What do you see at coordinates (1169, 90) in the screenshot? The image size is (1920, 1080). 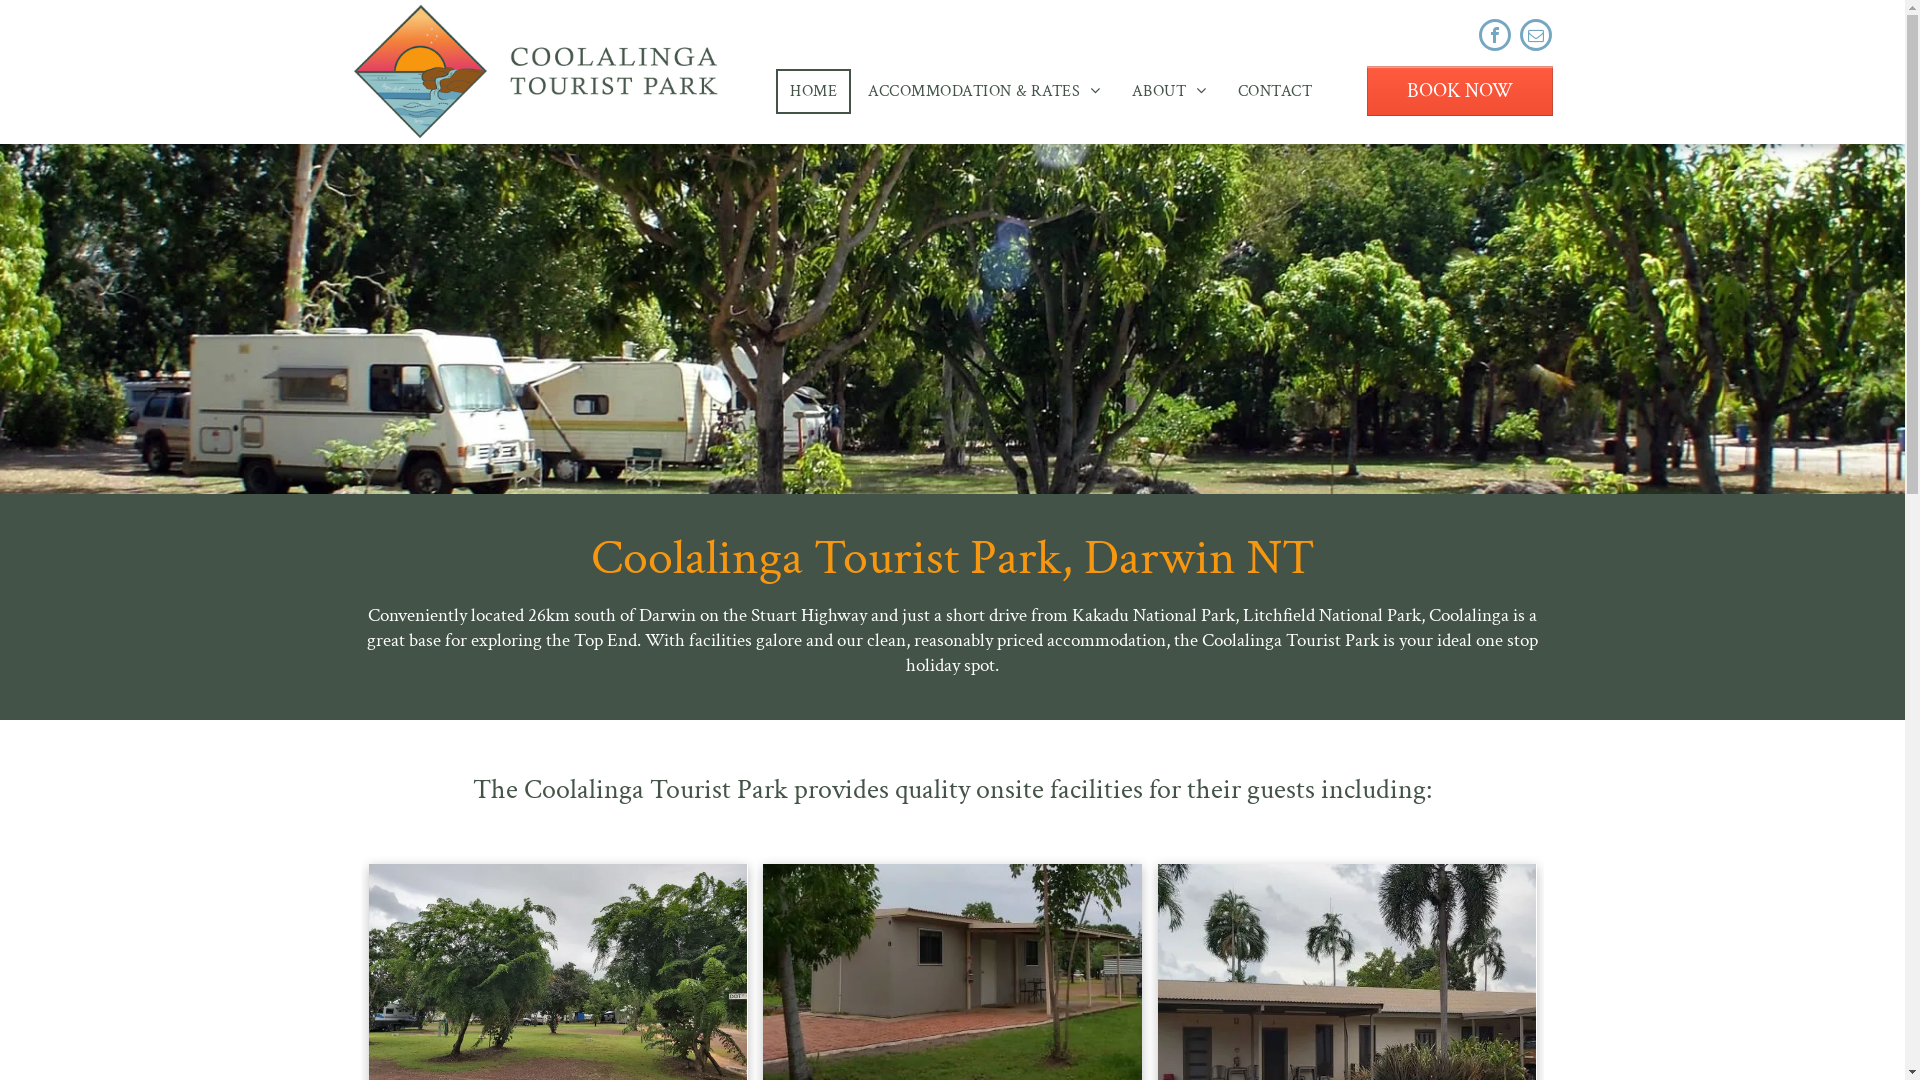 I see `'ABOUT'` at bounding box center [1169, 90].